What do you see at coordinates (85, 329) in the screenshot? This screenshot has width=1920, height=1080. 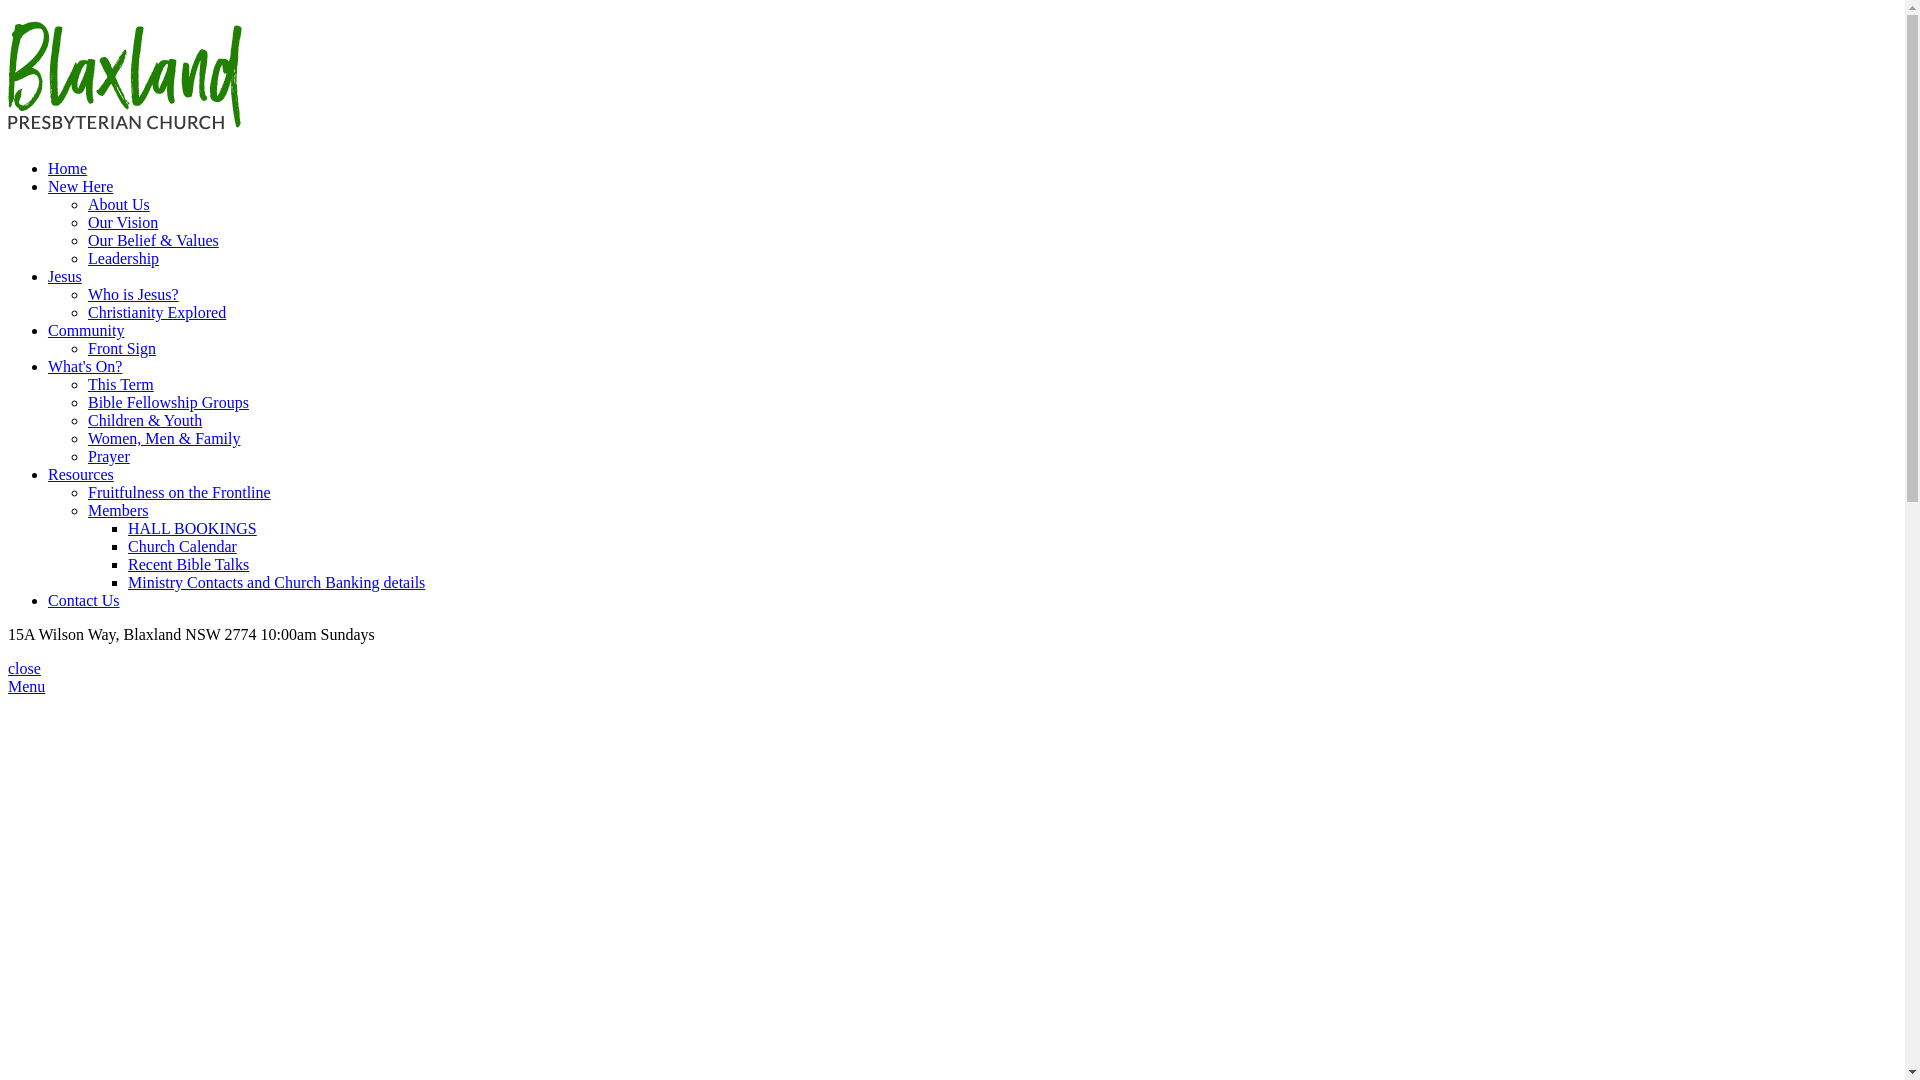 I see `'Community'` at bounding box center [85, 329].